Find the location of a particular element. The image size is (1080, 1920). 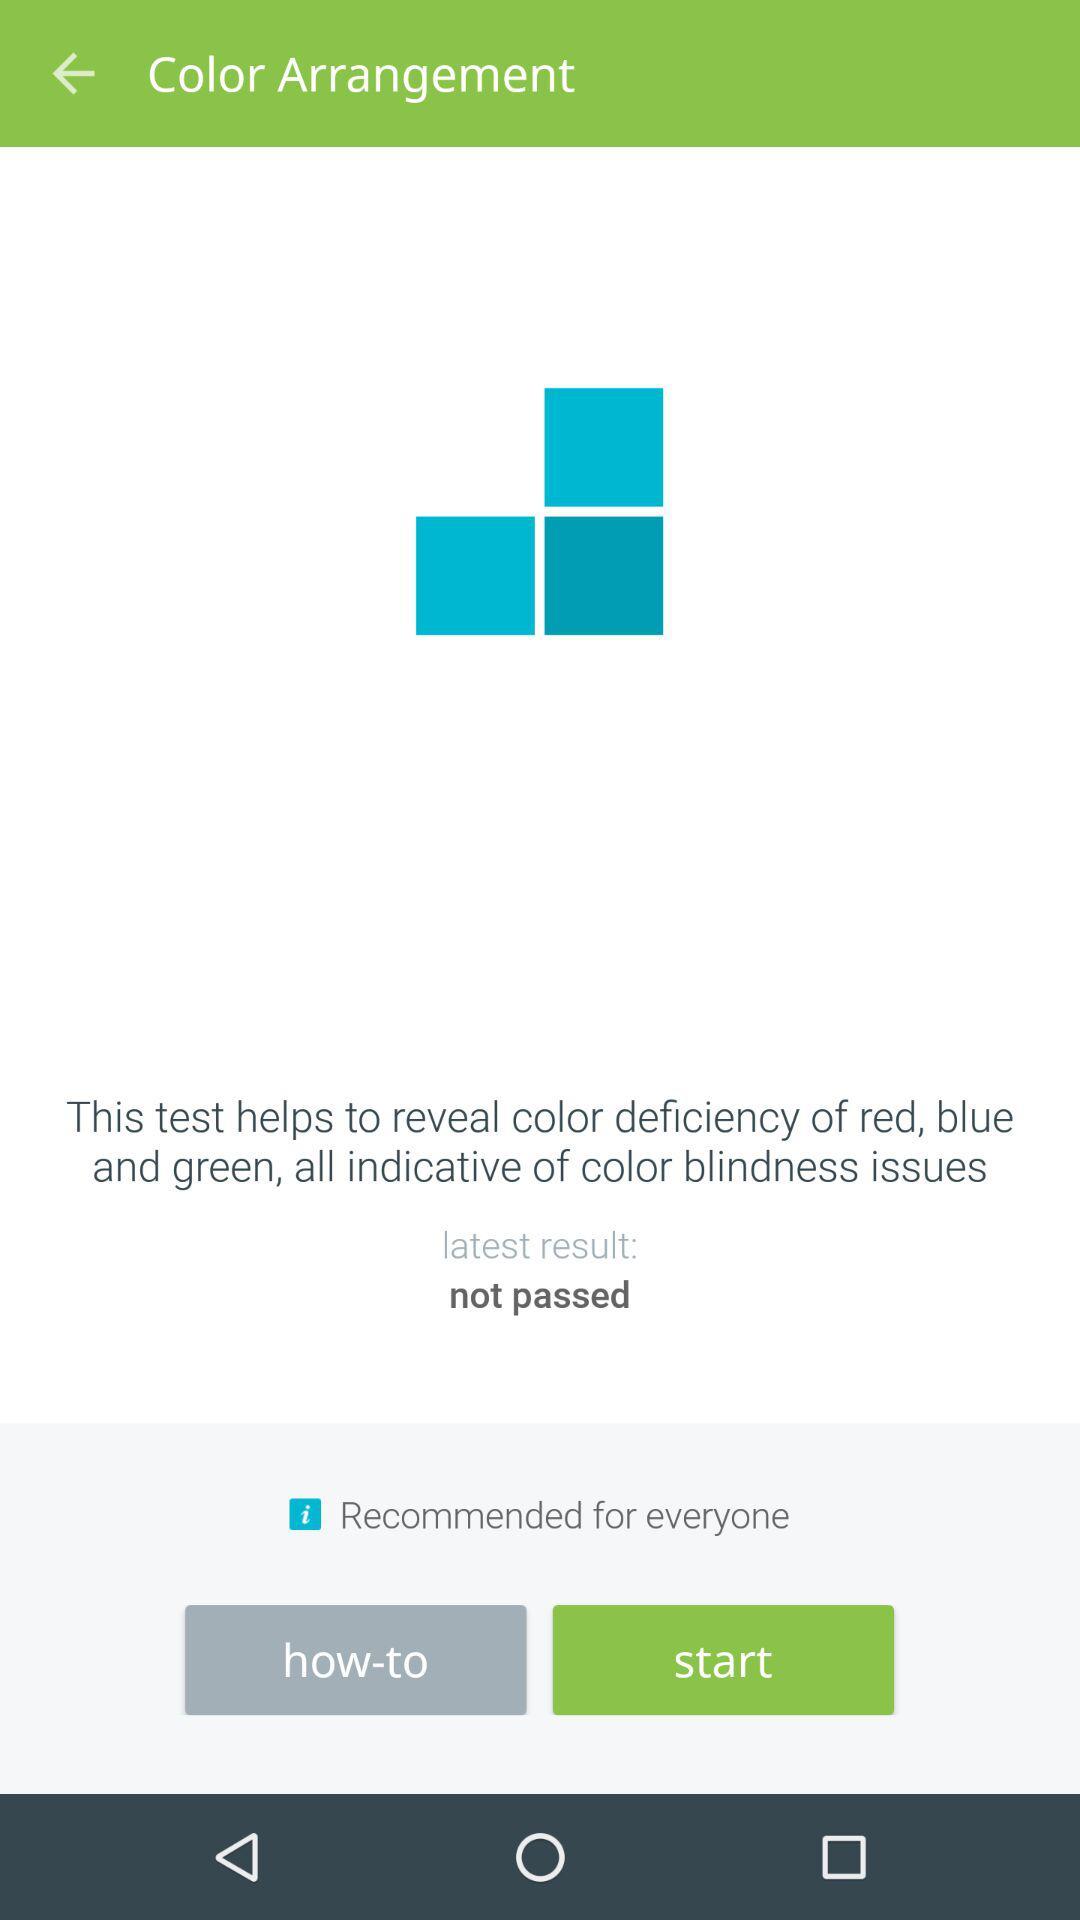

the how-to is located at coordinates (354, 1660).